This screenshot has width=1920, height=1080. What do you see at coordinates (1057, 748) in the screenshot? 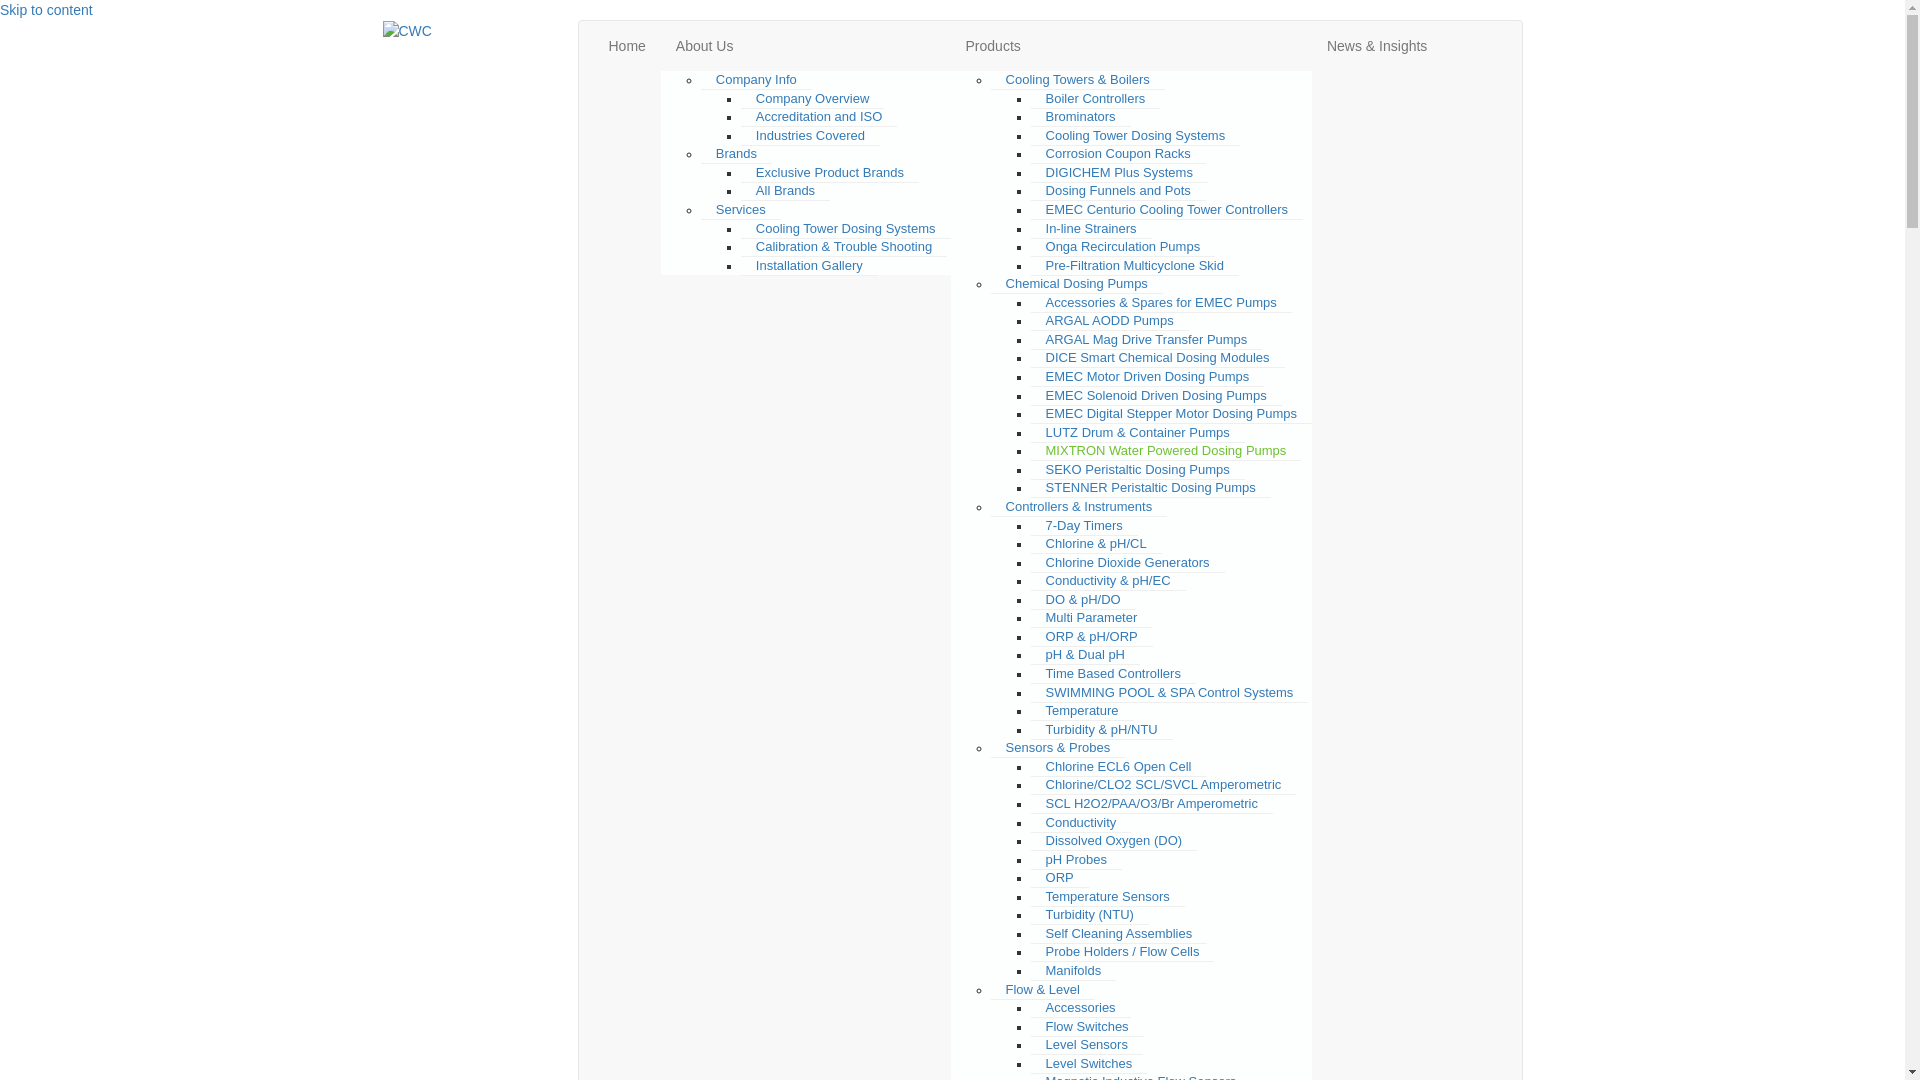
I see `'Sensors & Probes'` at bounding box center [1057, 748].